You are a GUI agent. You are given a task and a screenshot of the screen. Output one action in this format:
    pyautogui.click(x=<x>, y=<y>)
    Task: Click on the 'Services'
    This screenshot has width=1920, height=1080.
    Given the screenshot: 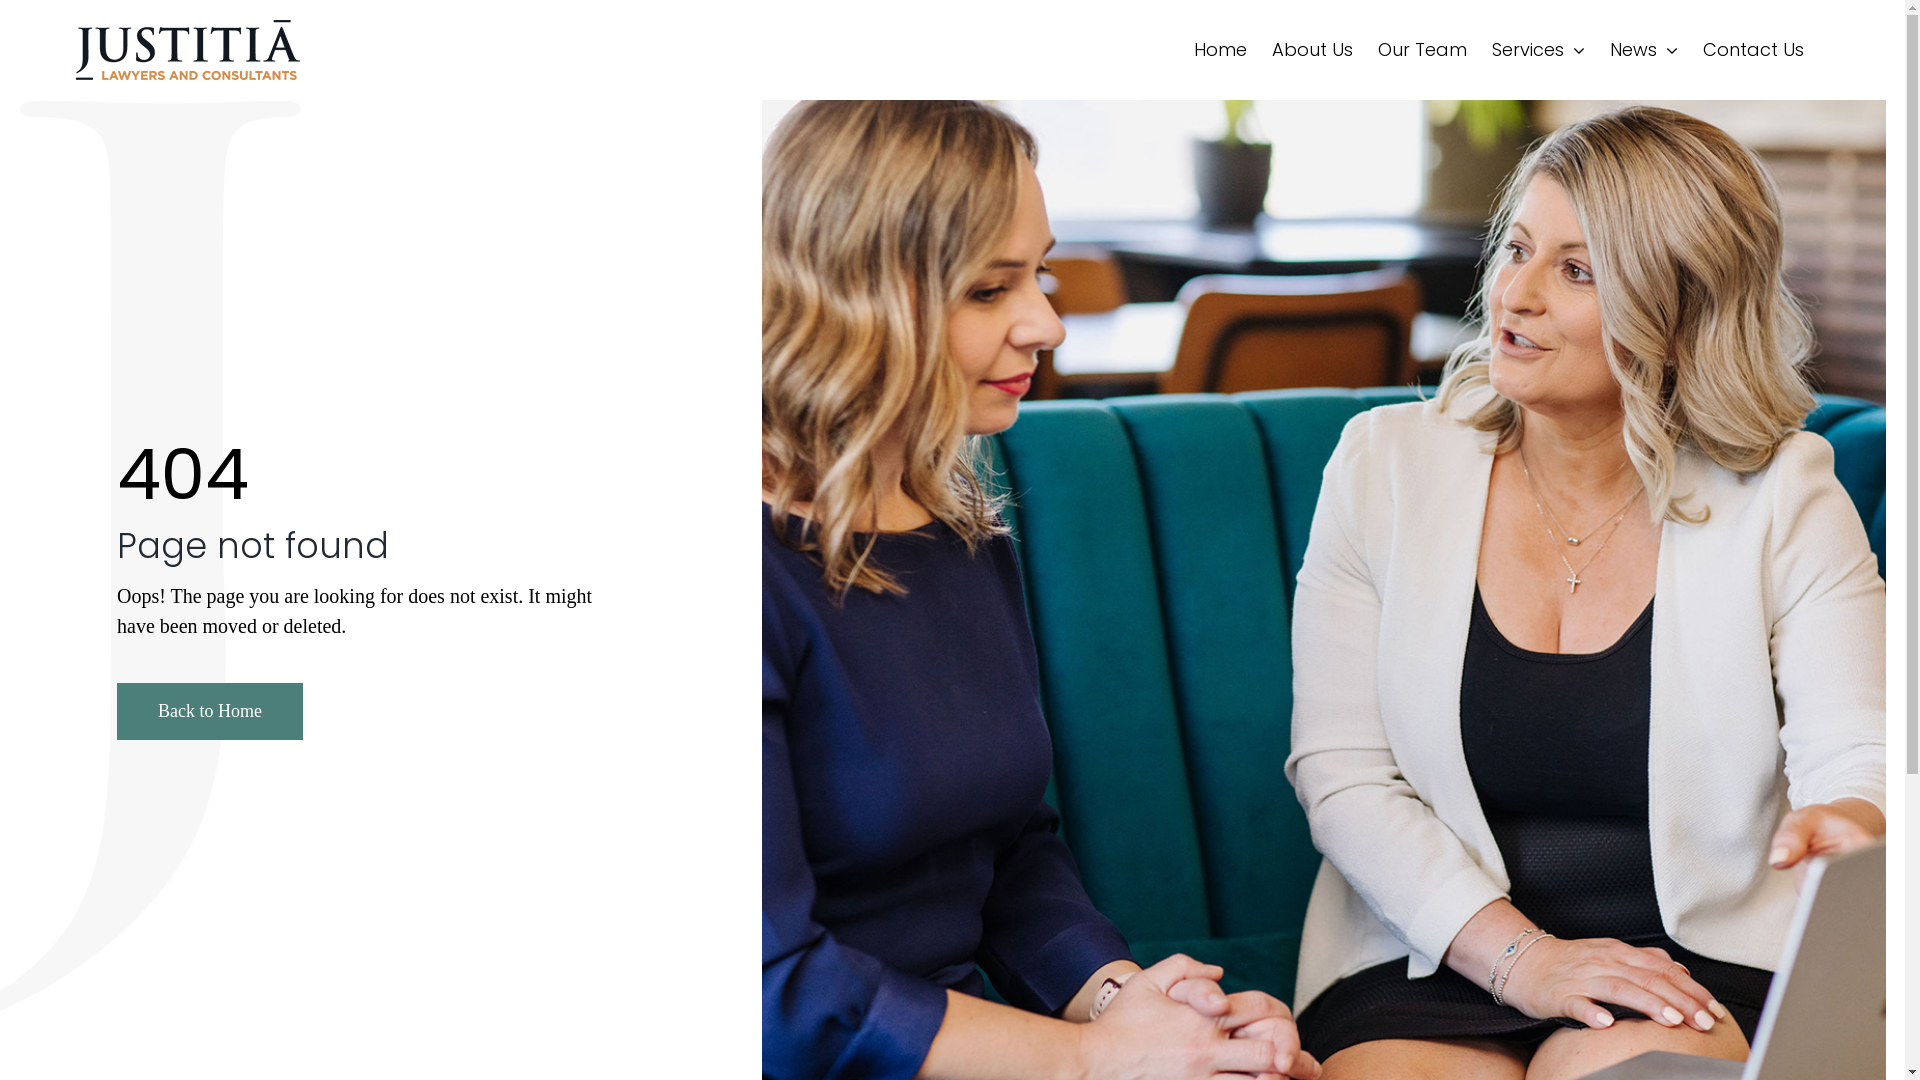 What is the action you would take?
    pyautogui.click(x=1537, y=49)
    